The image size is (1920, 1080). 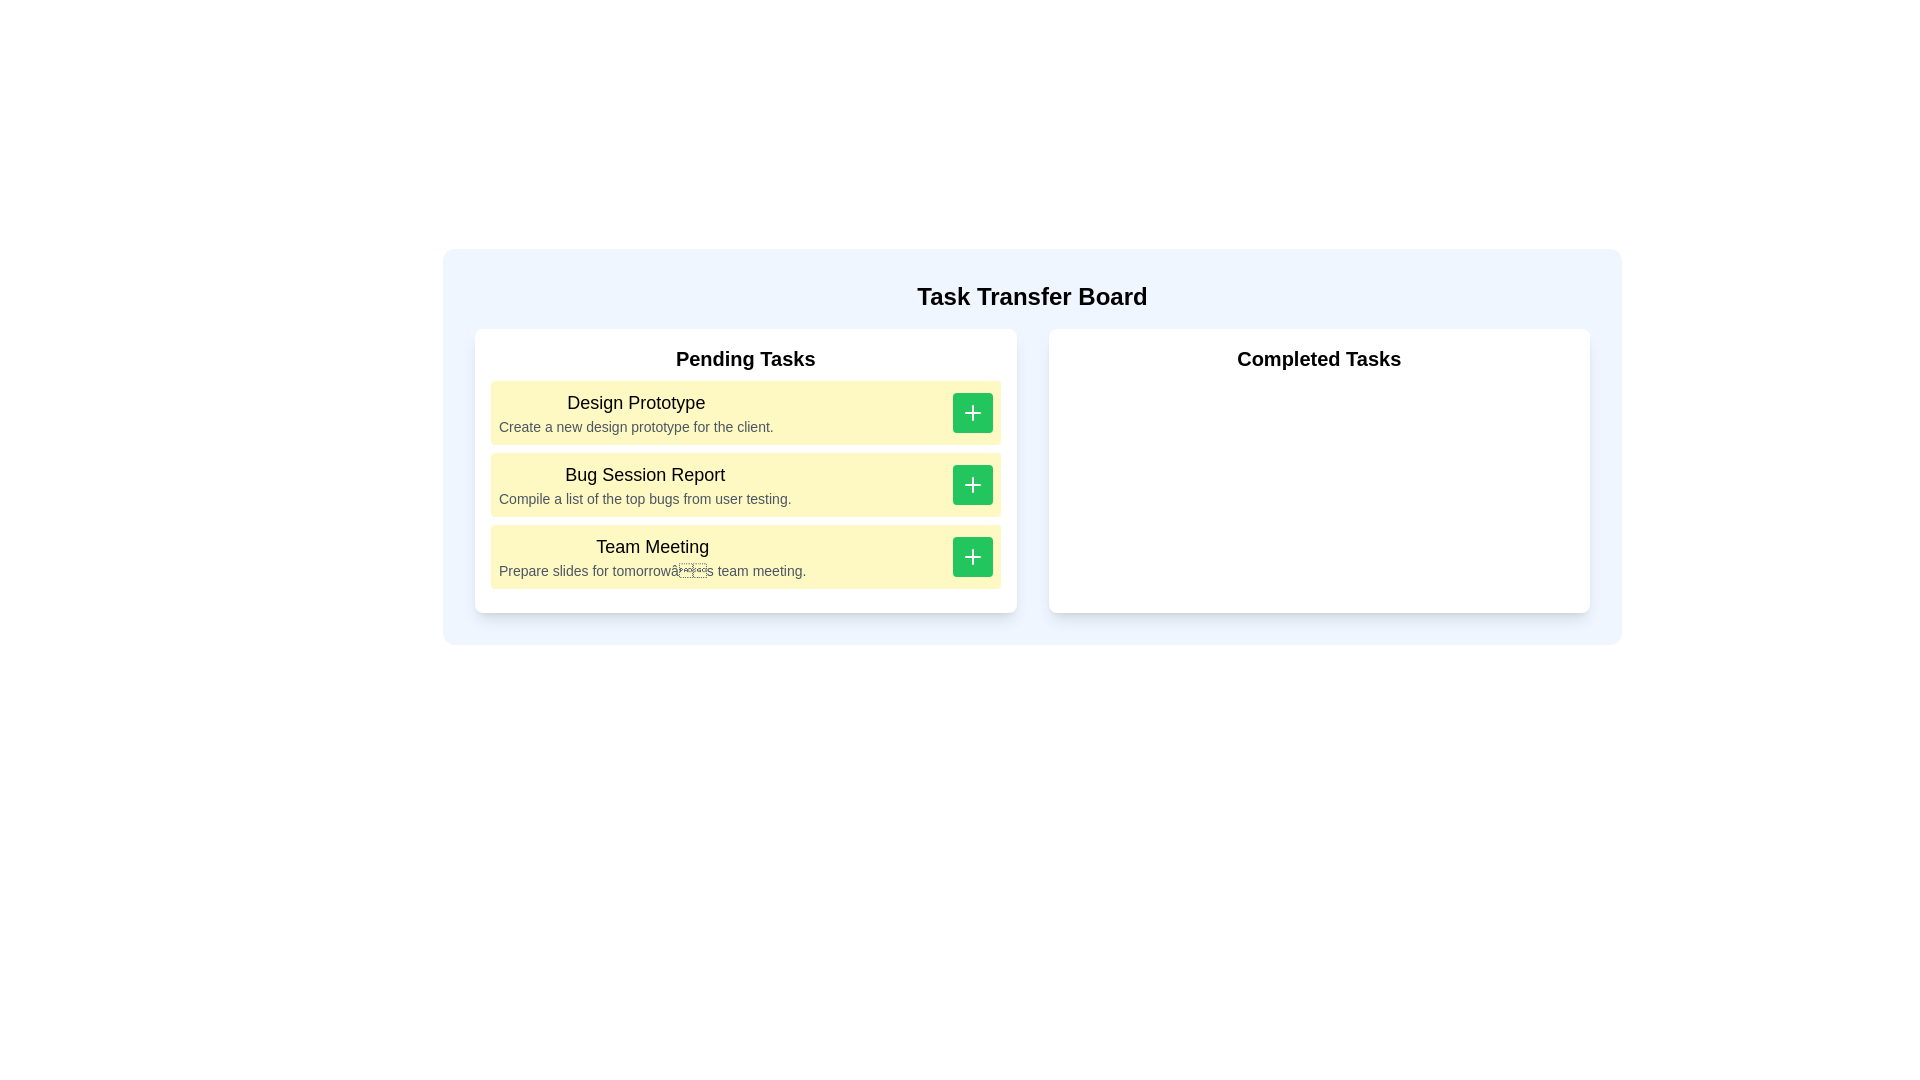 What do you see at coordinates (972, 556) in the screenshot?
I see `'+' button for the task 'Team Meeting' to move it to 'Completed Tasks'` at bounding box center [972, 556].